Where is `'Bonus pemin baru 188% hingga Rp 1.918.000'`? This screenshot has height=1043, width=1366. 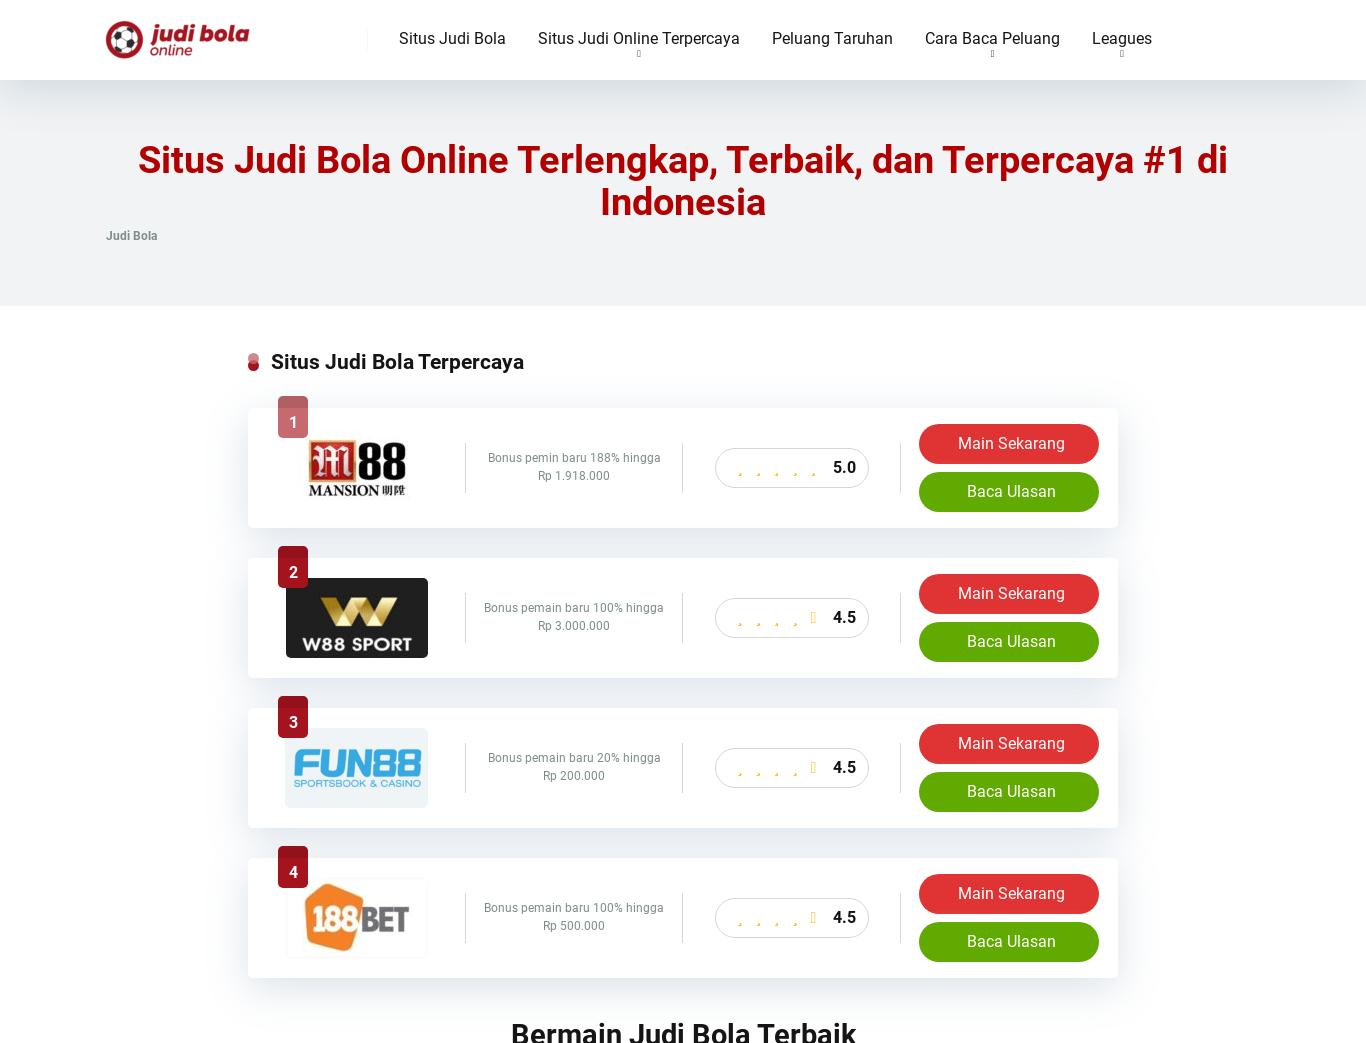 'Bonus pemin baru 188% hingga Rp 1.918.000' is located at coordinates (486, 465).